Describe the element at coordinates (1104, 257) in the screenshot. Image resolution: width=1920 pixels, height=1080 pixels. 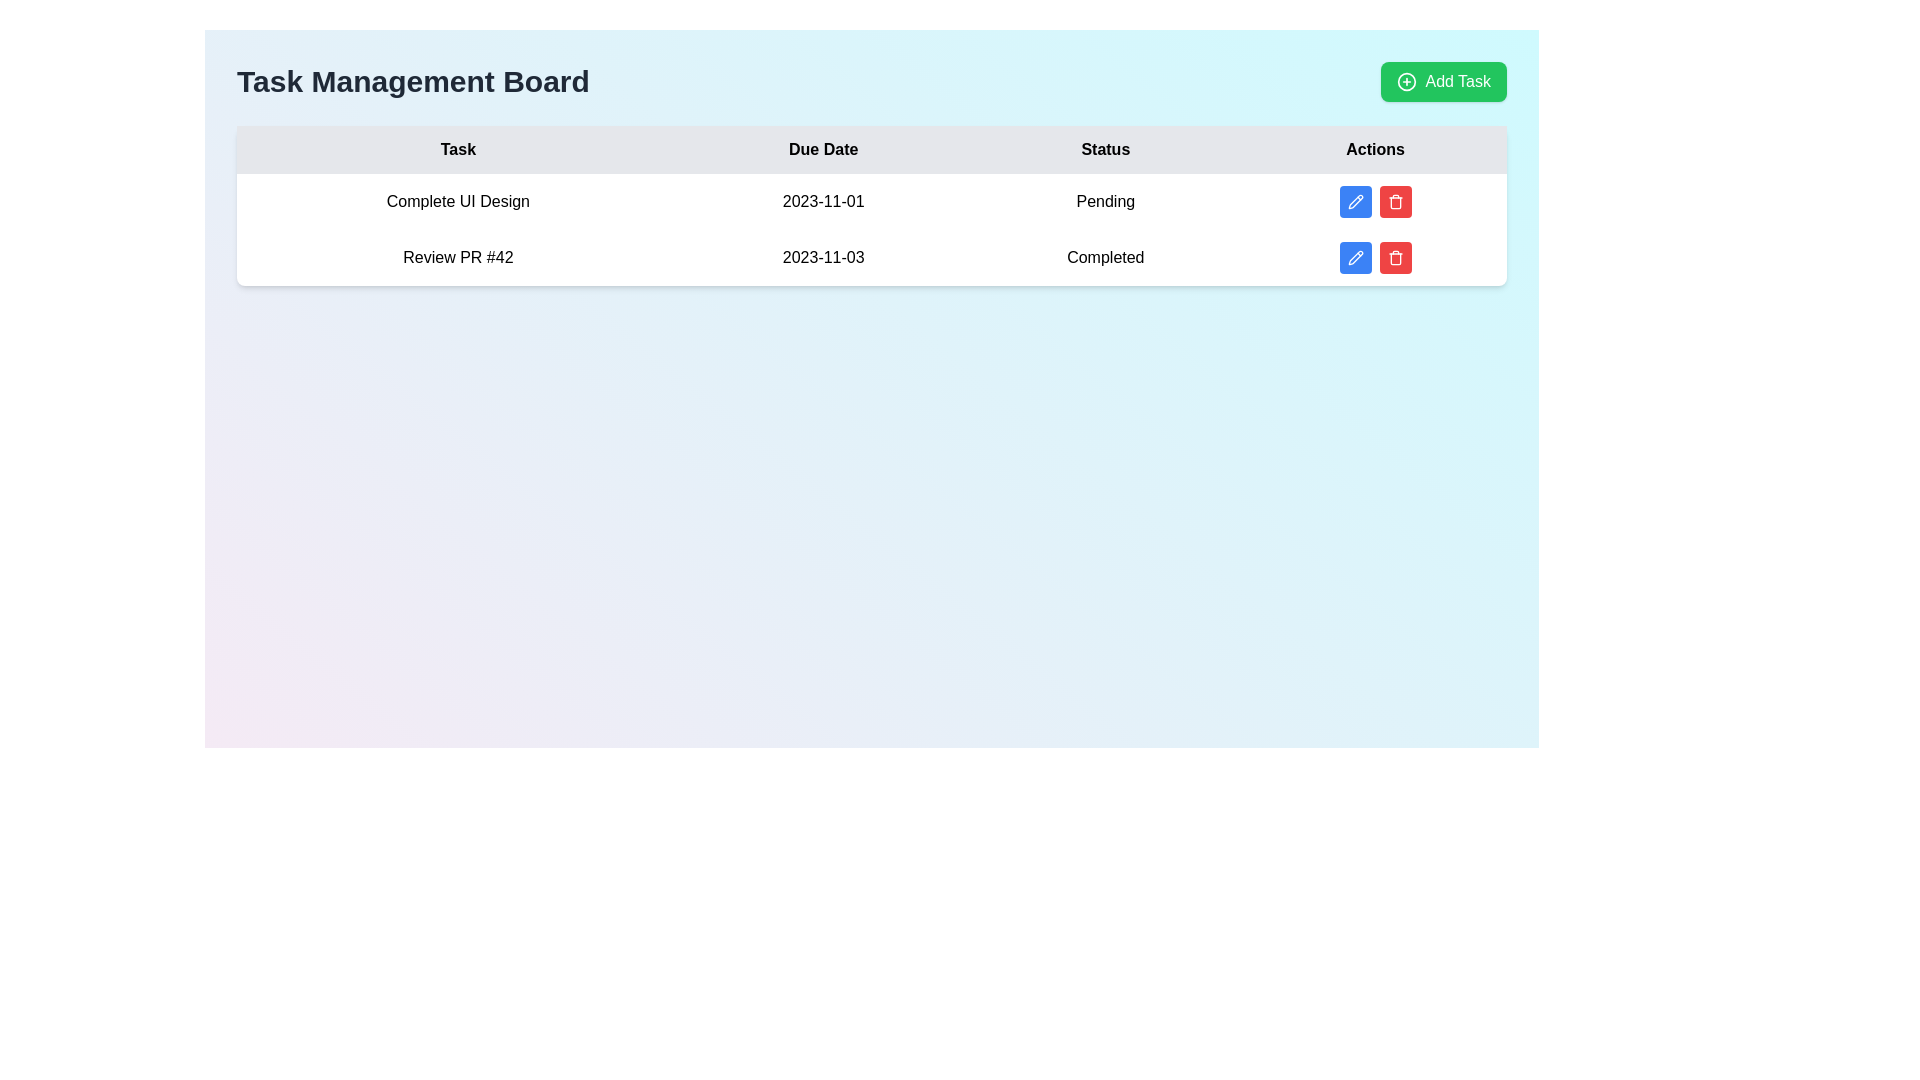
I see `the status display text label in the task management table that indicates the completion of the task 'Review PR #42'` at that location.